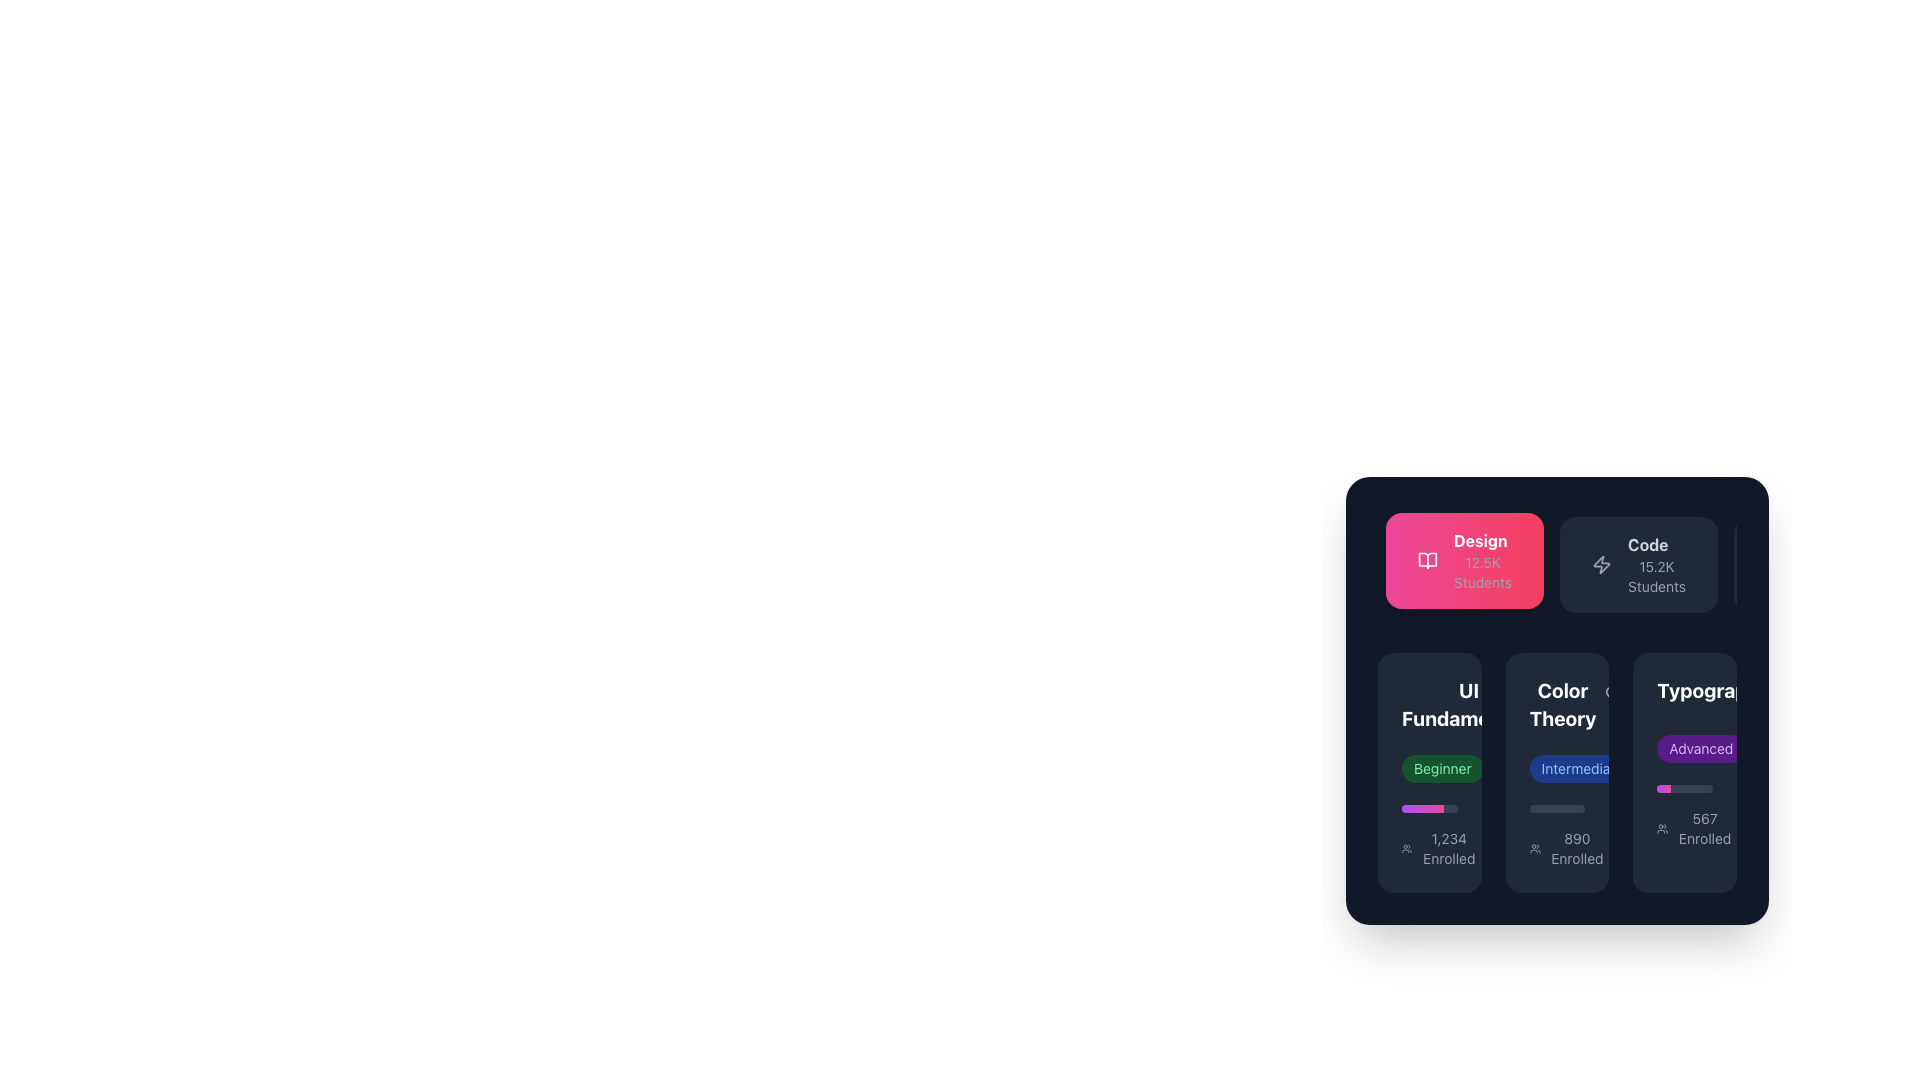  Describe the element at coordinates (1505, 767) in the screenshot. I see `the circular clock icon, which features a minimalistic design with clock hands inside, located to the left of the text '2h 15m'` at that location.